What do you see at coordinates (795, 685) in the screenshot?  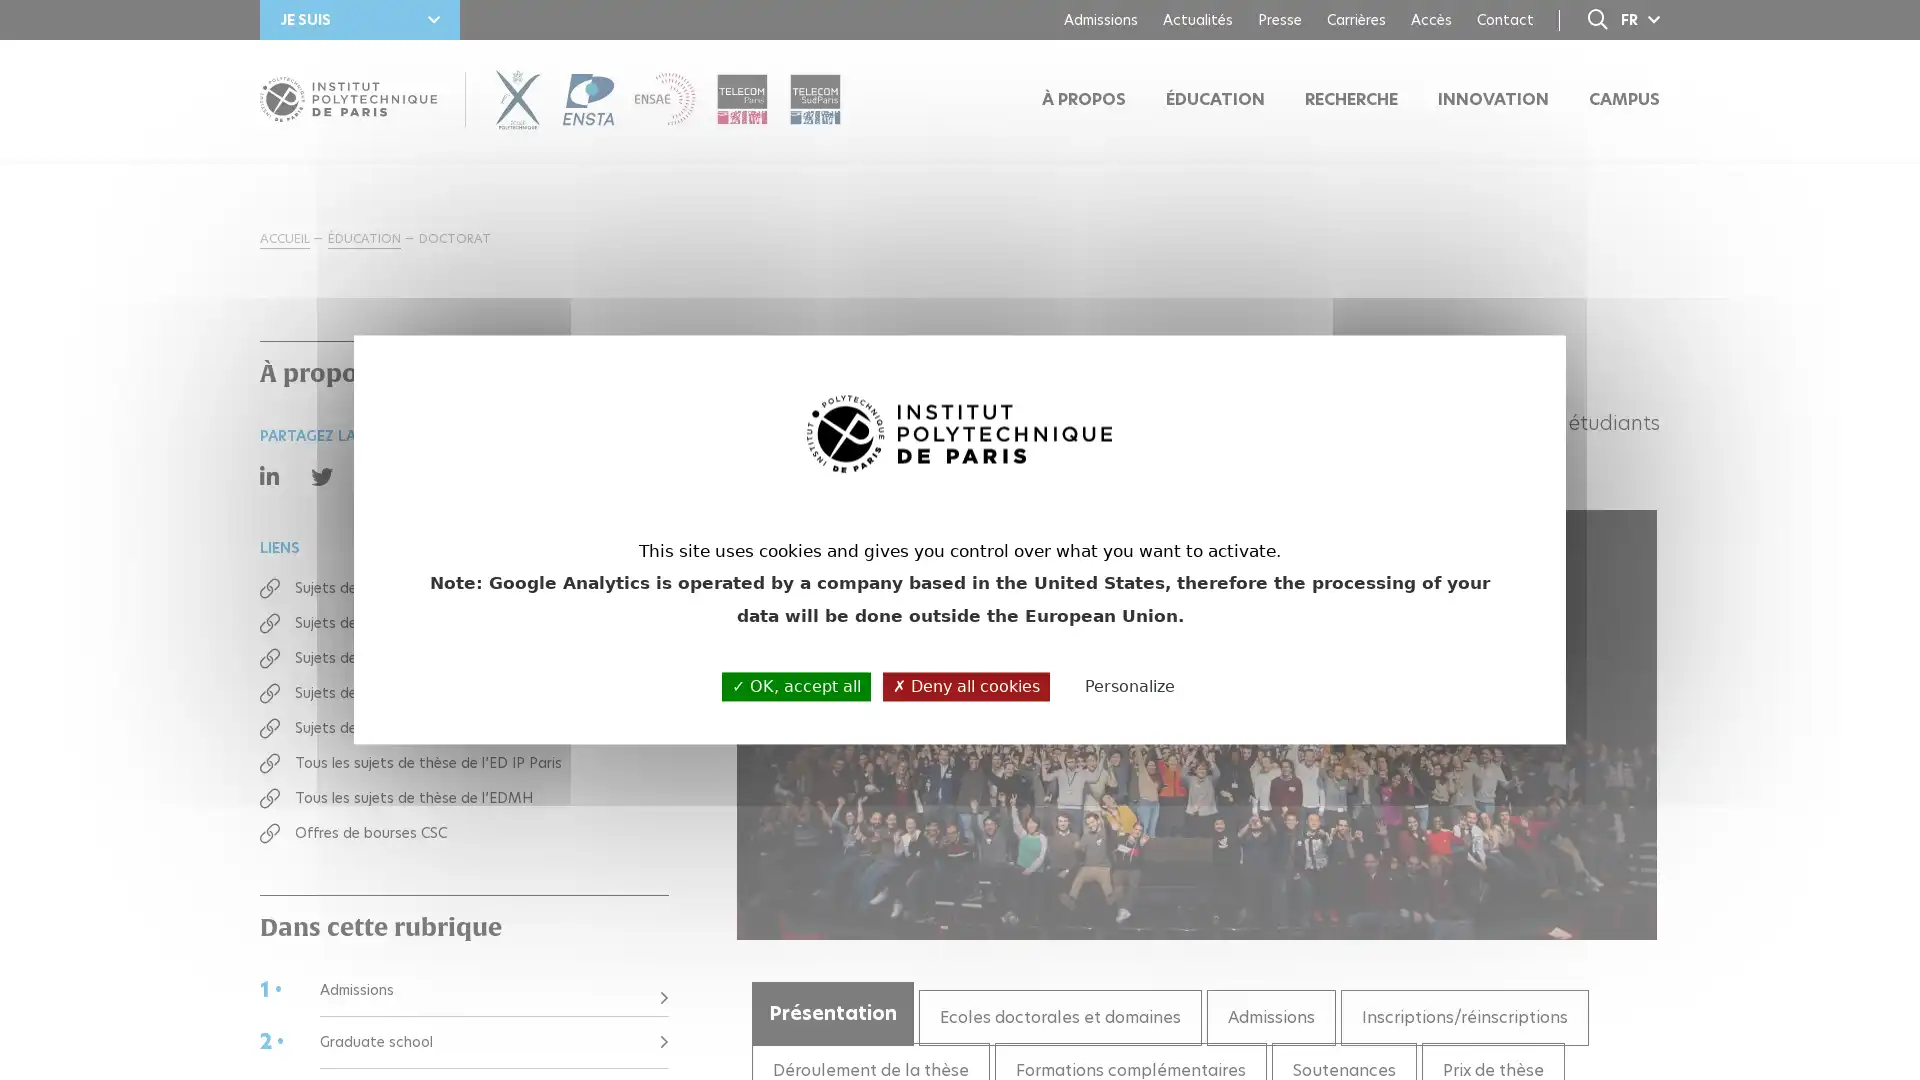 I see `OK, accept all` at bounding box center [795, 685].